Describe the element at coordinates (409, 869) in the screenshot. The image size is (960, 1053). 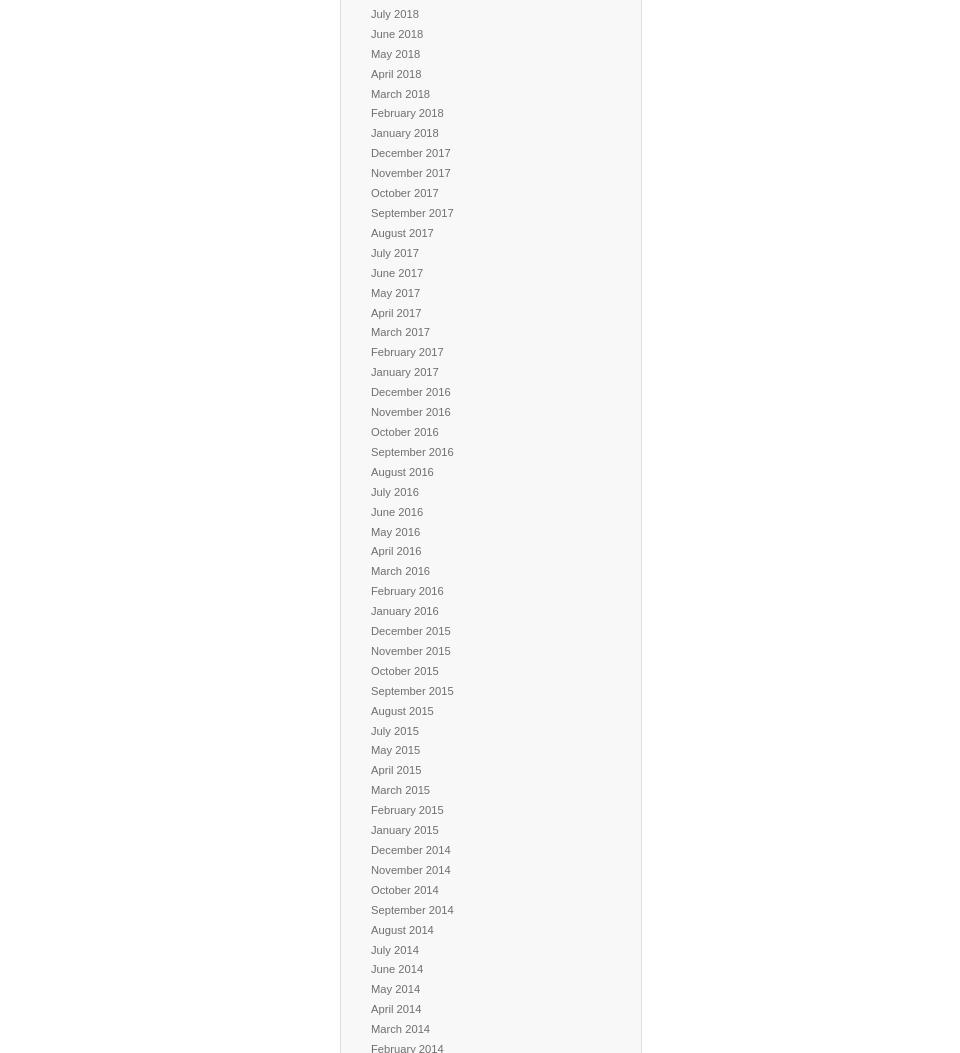
I see `'November 2014'` at that location.